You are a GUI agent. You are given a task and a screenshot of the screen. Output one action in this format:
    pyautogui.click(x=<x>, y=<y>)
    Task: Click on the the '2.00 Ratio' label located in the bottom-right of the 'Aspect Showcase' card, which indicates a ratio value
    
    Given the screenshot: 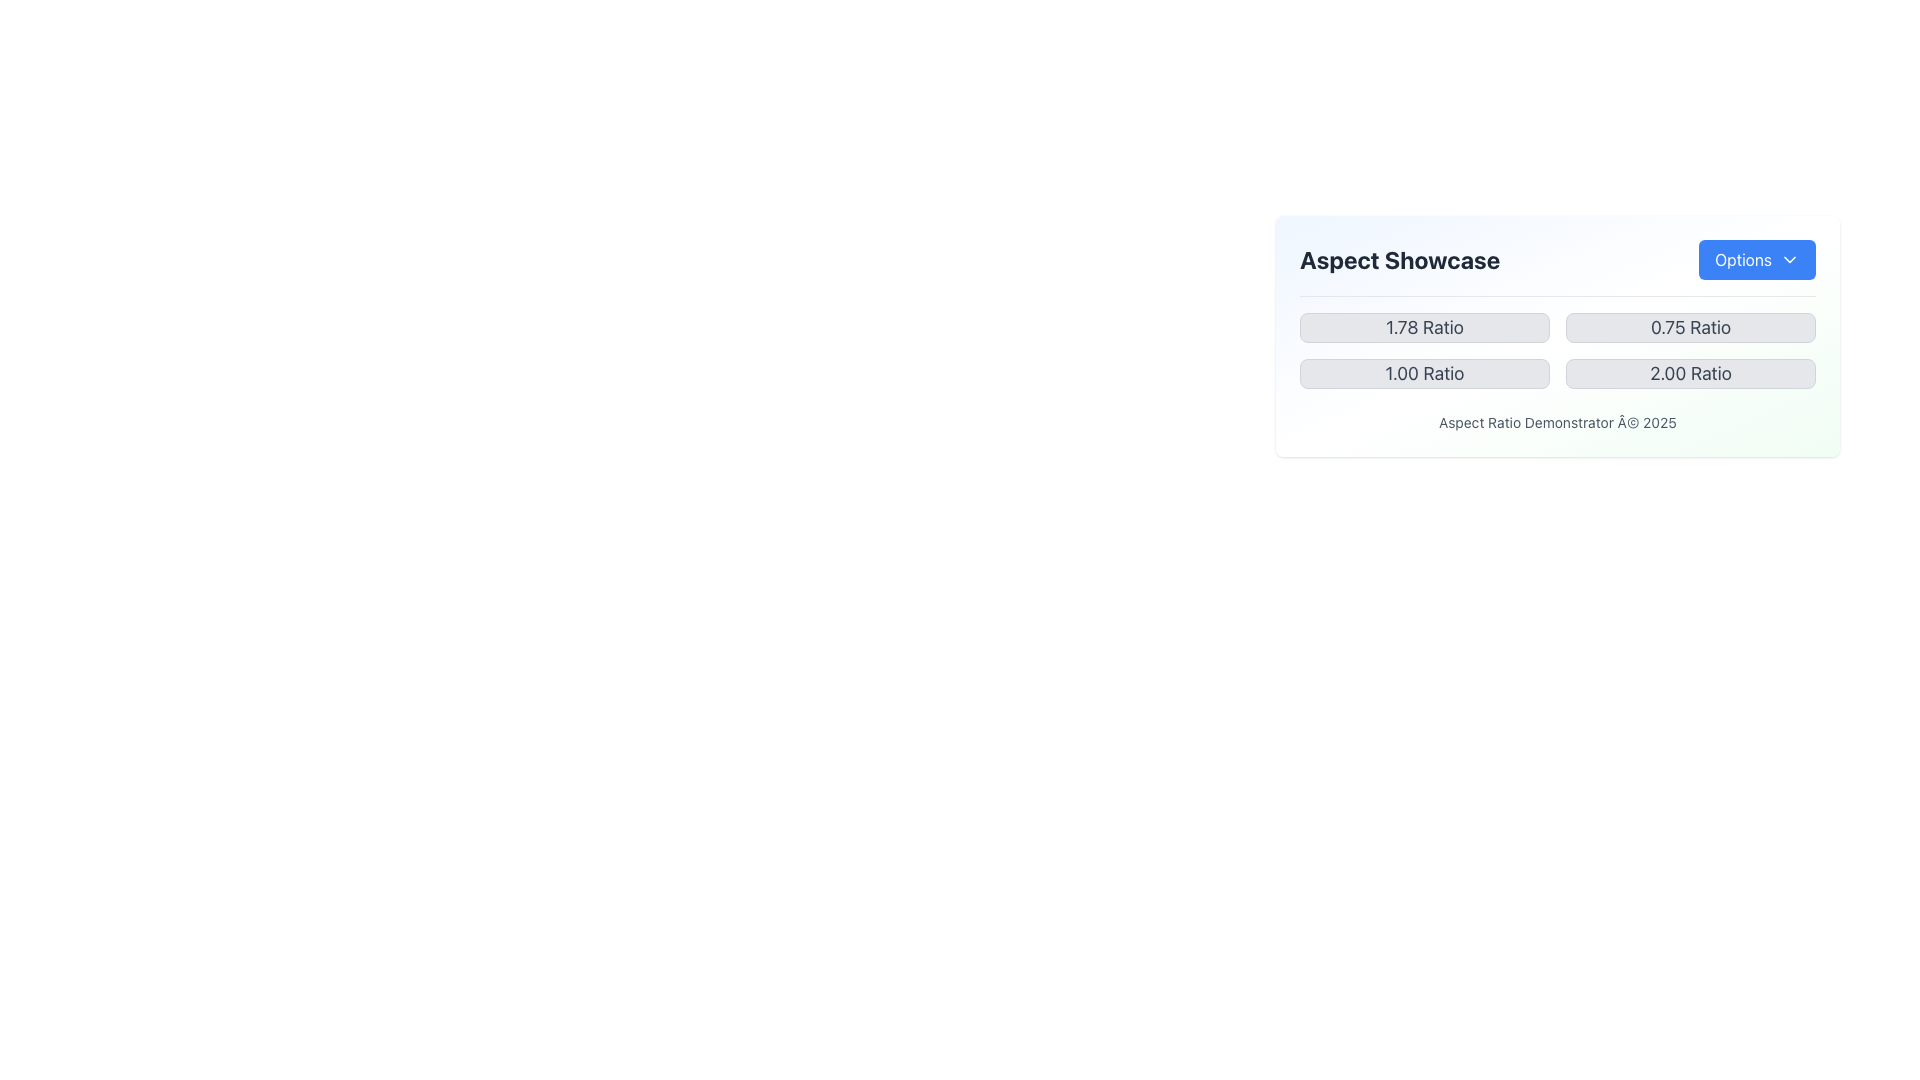 What is the action you would take?
    pyautogui.click(x=1689, y=374)
    